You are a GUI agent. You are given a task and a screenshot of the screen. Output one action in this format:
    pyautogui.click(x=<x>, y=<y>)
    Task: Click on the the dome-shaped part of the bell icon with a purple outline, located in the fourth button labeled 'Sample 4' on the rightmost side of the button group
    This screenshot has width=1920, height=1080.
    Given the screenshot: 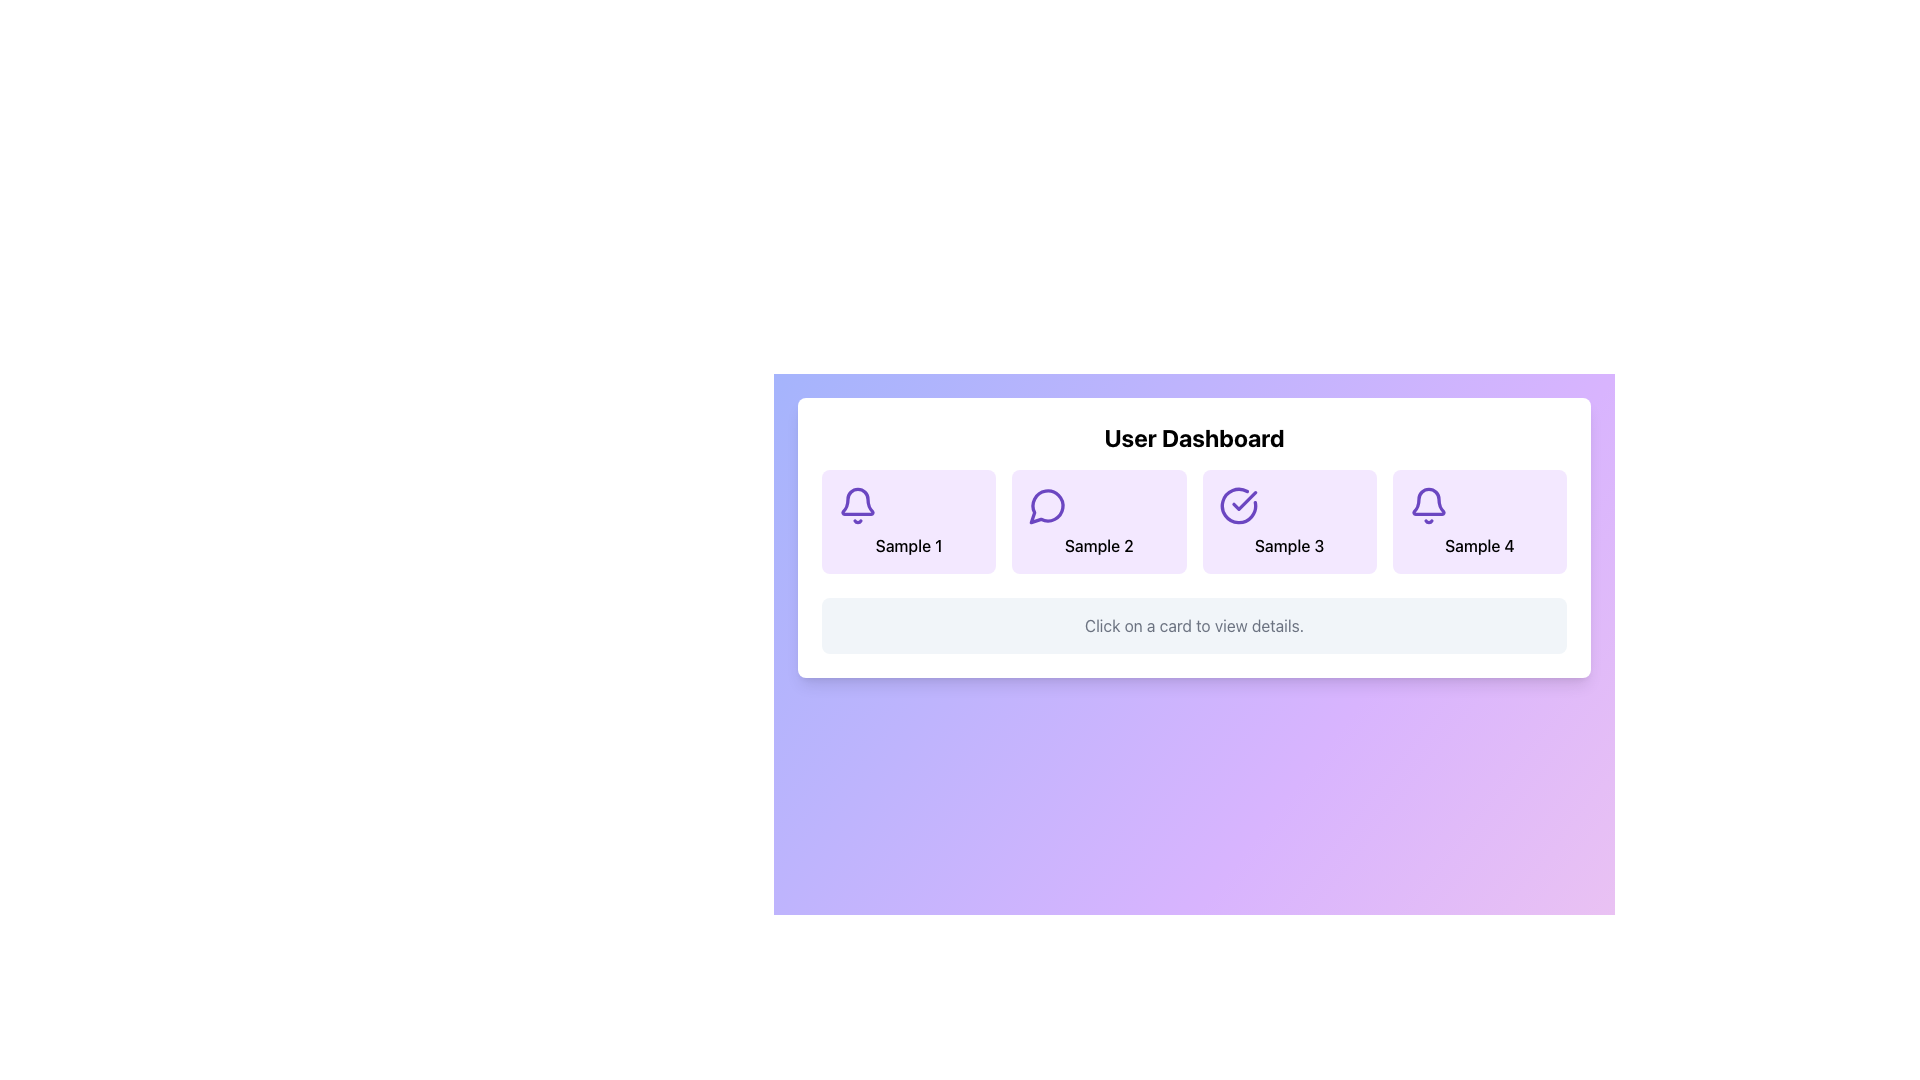 What is the action you would take?
    pyautogui.click(x=1427, y=500)
    